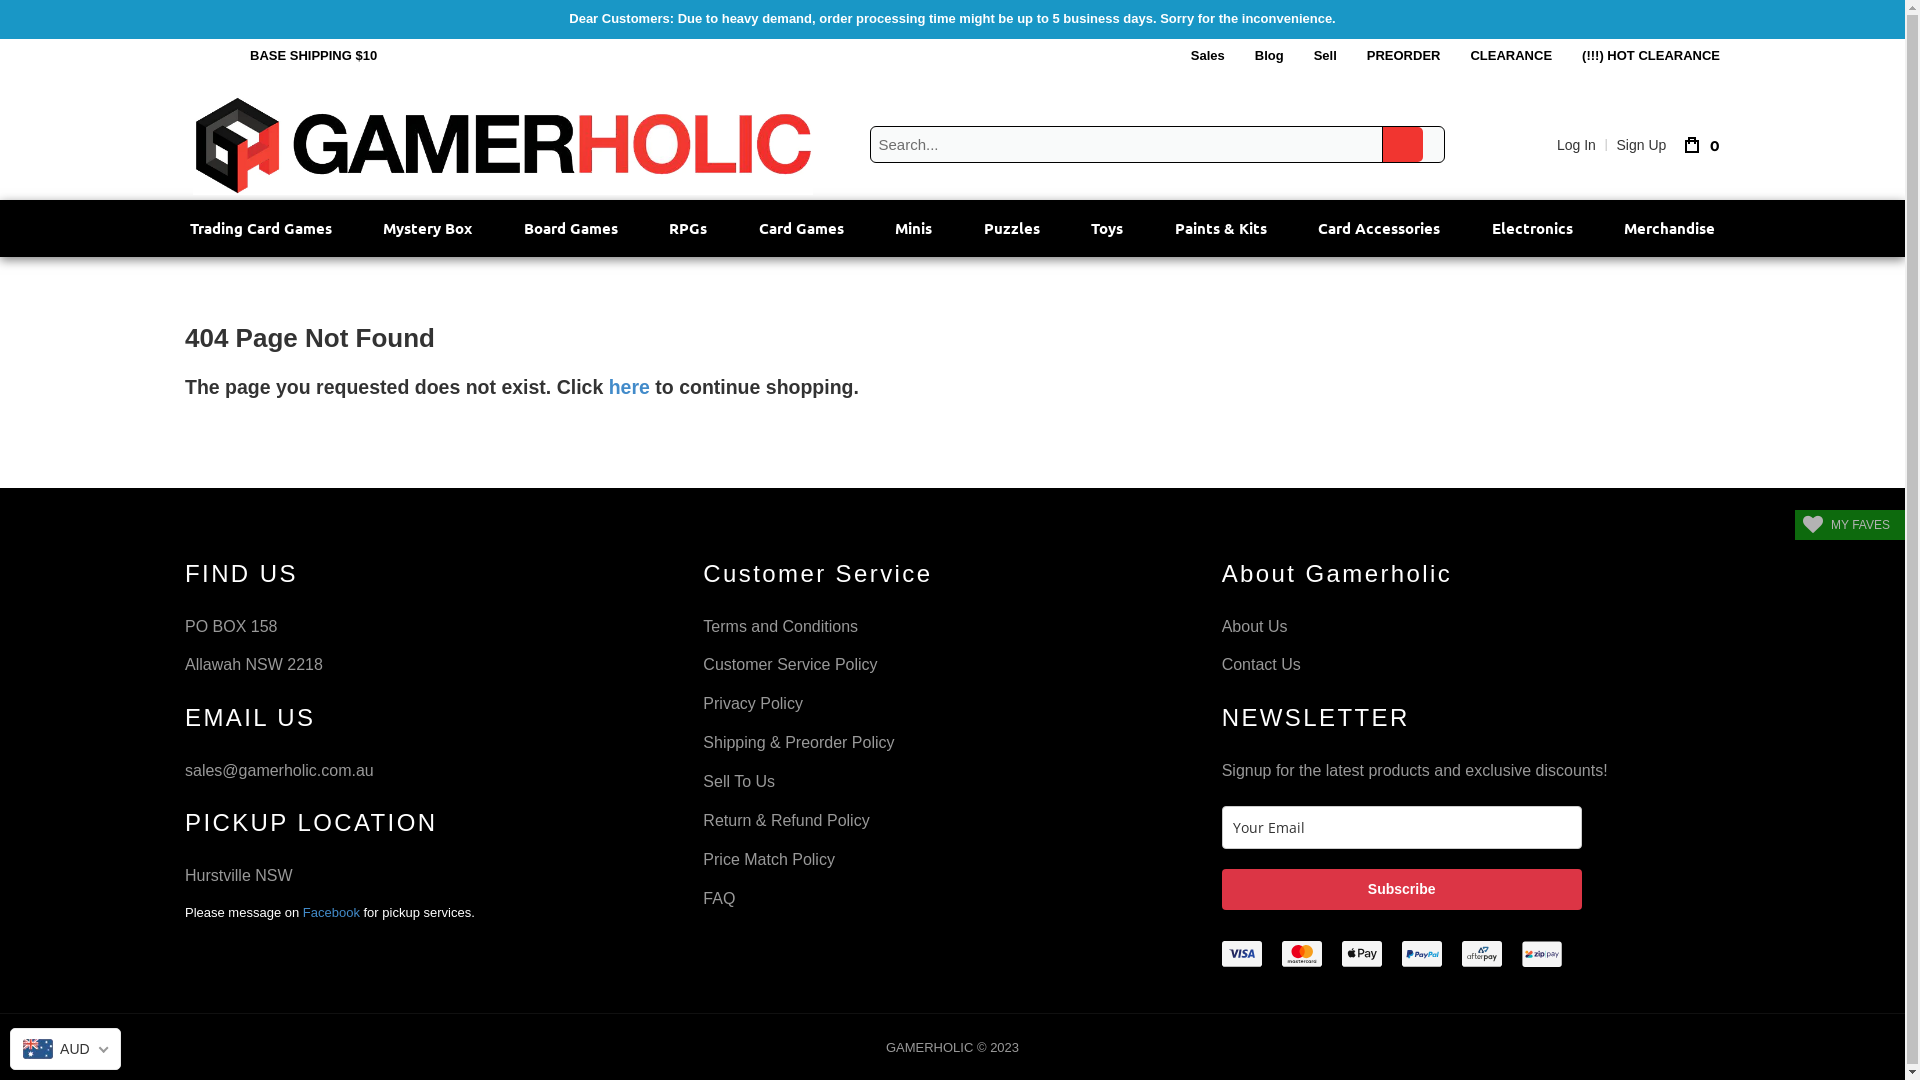  Describe the element at coordinates (1641, 144) in the screenshot. I see `'Sign Up'` at that location.